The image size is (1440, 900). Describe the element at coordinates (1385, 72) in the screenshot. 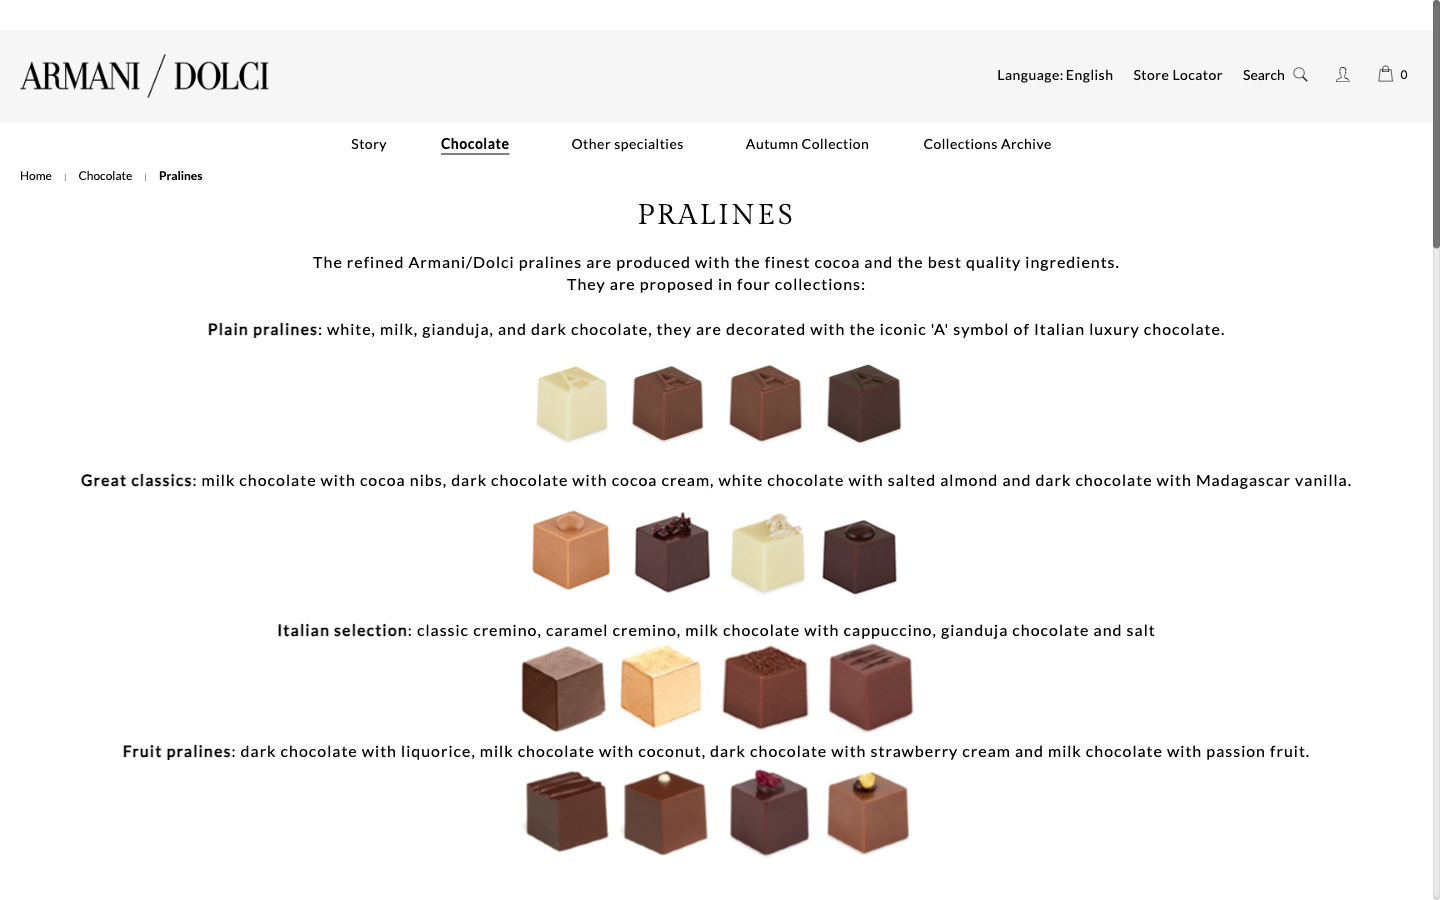

I see `the shopping cart by selecting the bag icon positioned in the upper right corner` at that location.